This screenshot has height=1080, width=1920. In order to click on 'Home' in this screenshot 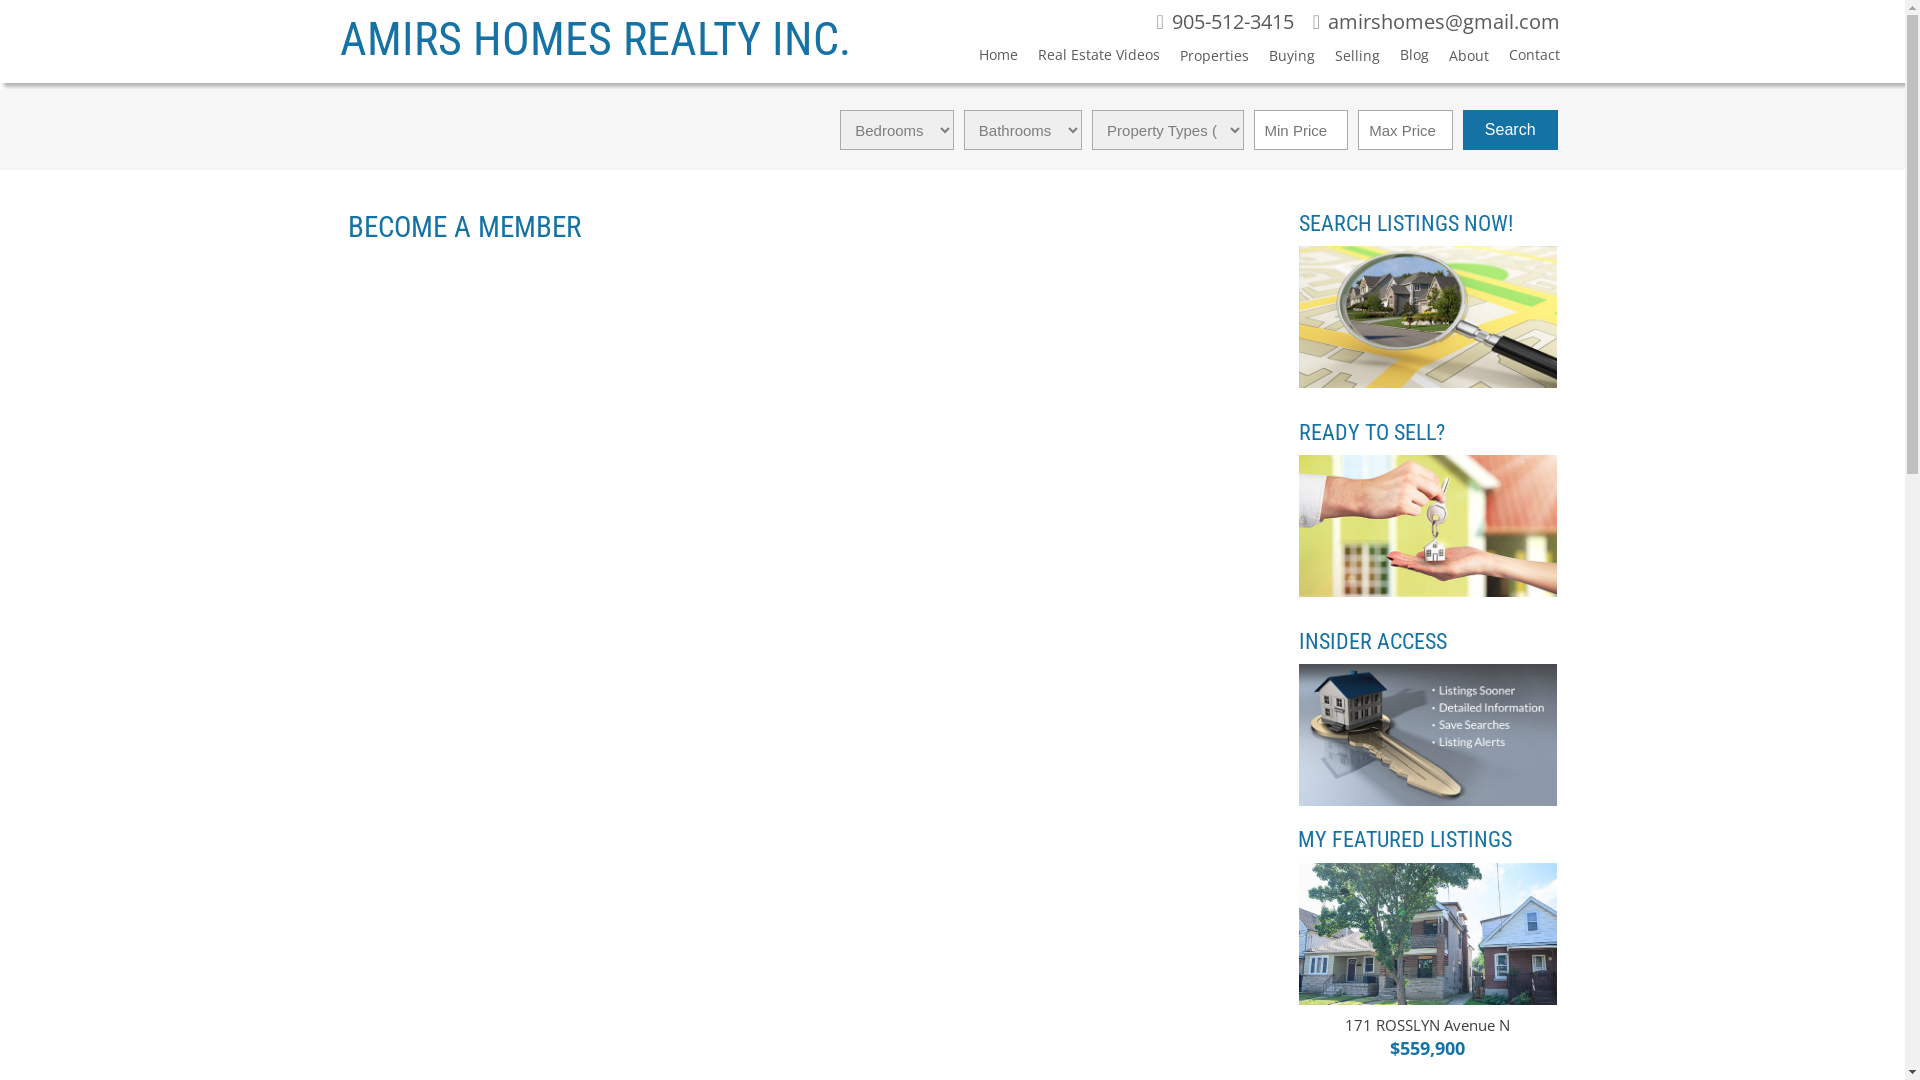, I will do `click(988, 57)`.